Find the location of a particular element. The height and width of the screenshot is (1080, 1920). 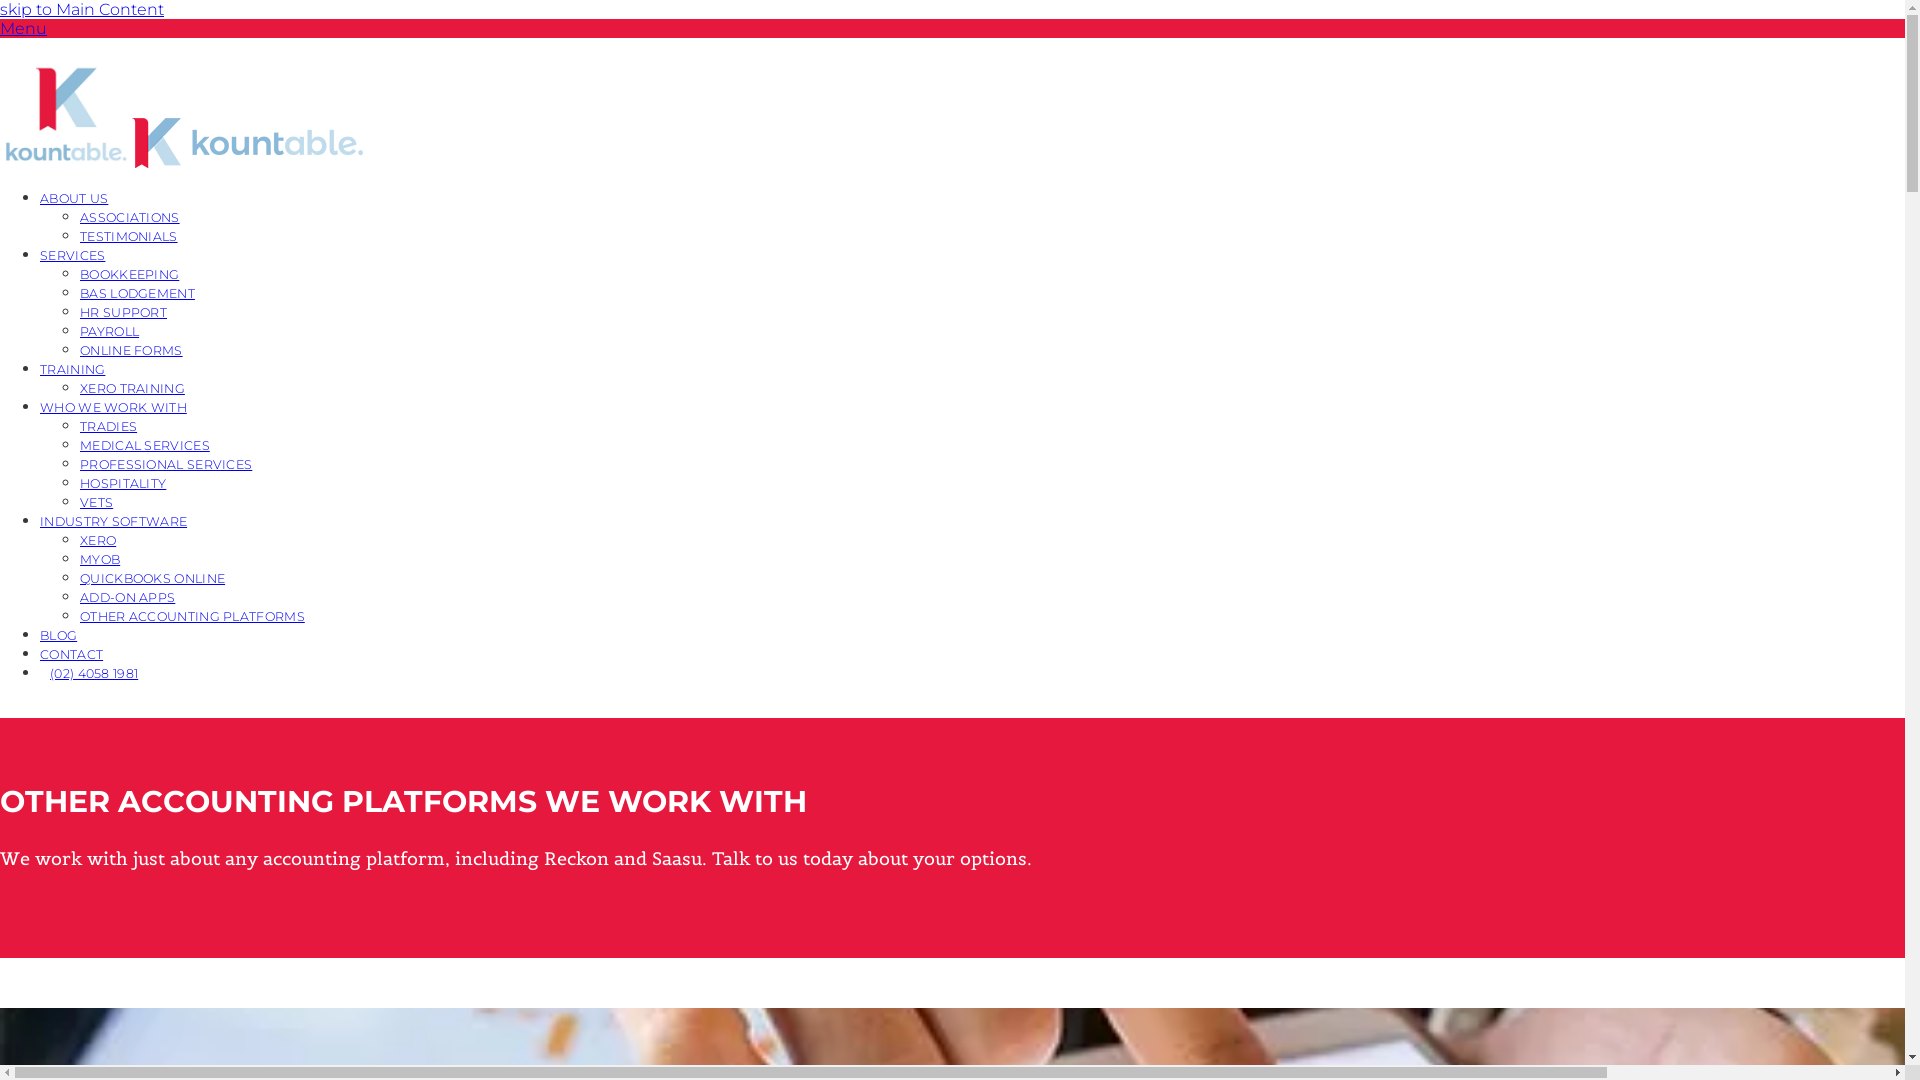

'VETS' is located at coordinates (95, 500).